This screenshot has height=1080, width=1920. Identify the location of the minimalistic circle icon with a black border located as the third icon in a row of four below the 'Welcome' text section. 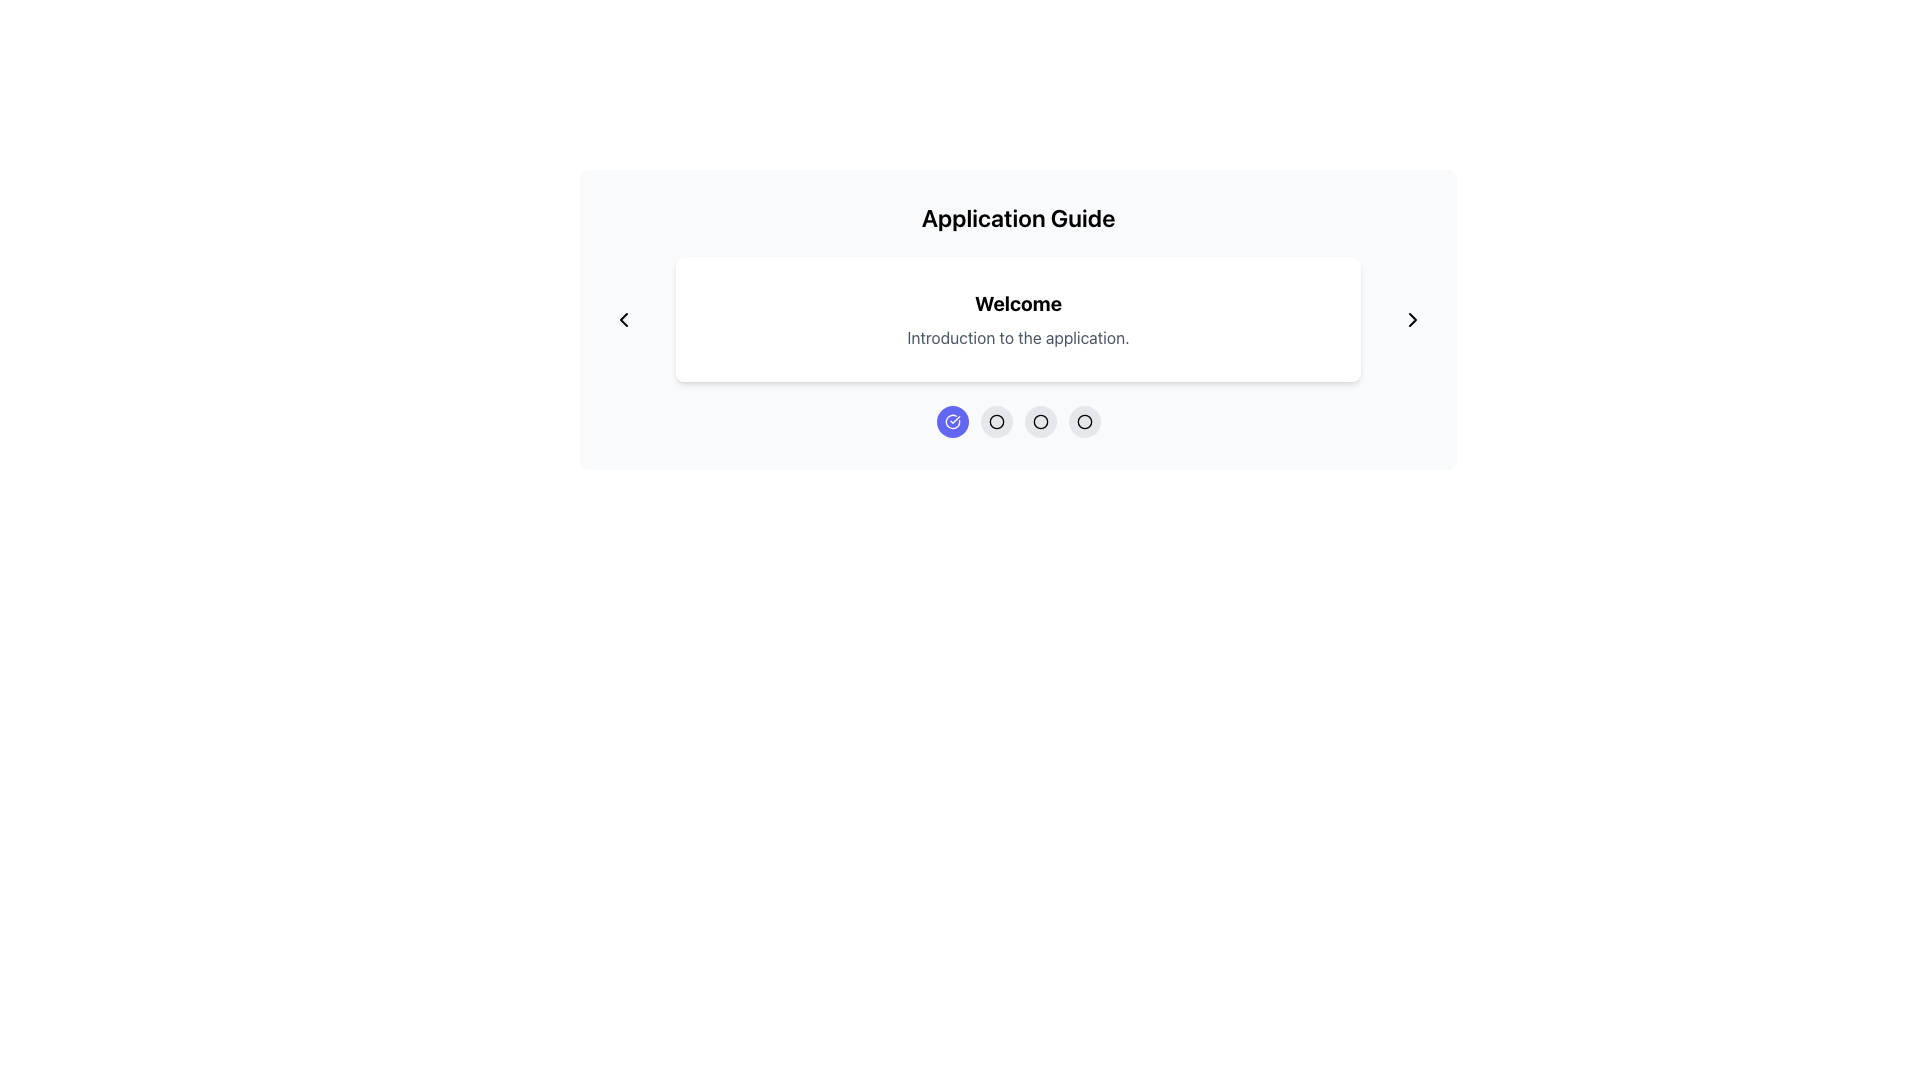
(996, 420).